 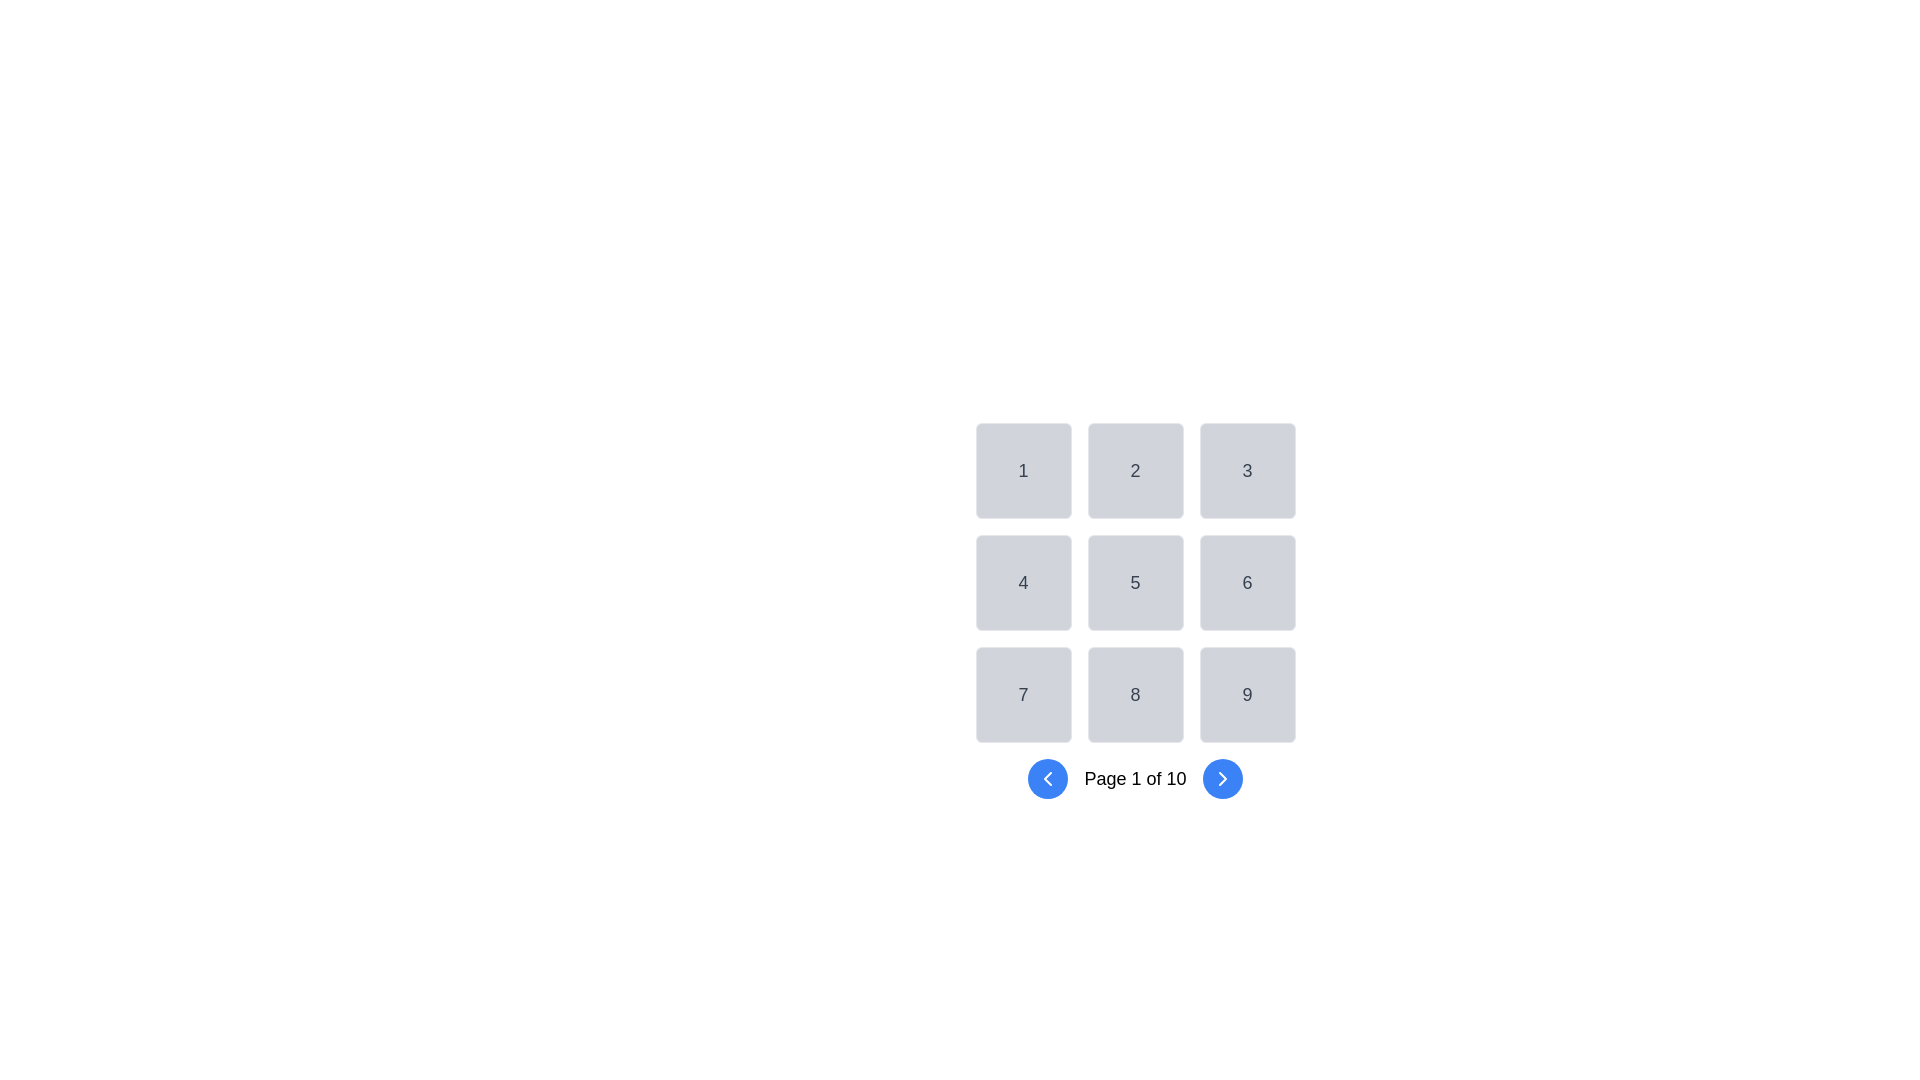 I want to click on the text label displaying 'Page 1 of 10', which is located centrally at the bottom of the grid layout between the 'Previous' and 'Next' navigation buttons, so click(x=1135, y=778).